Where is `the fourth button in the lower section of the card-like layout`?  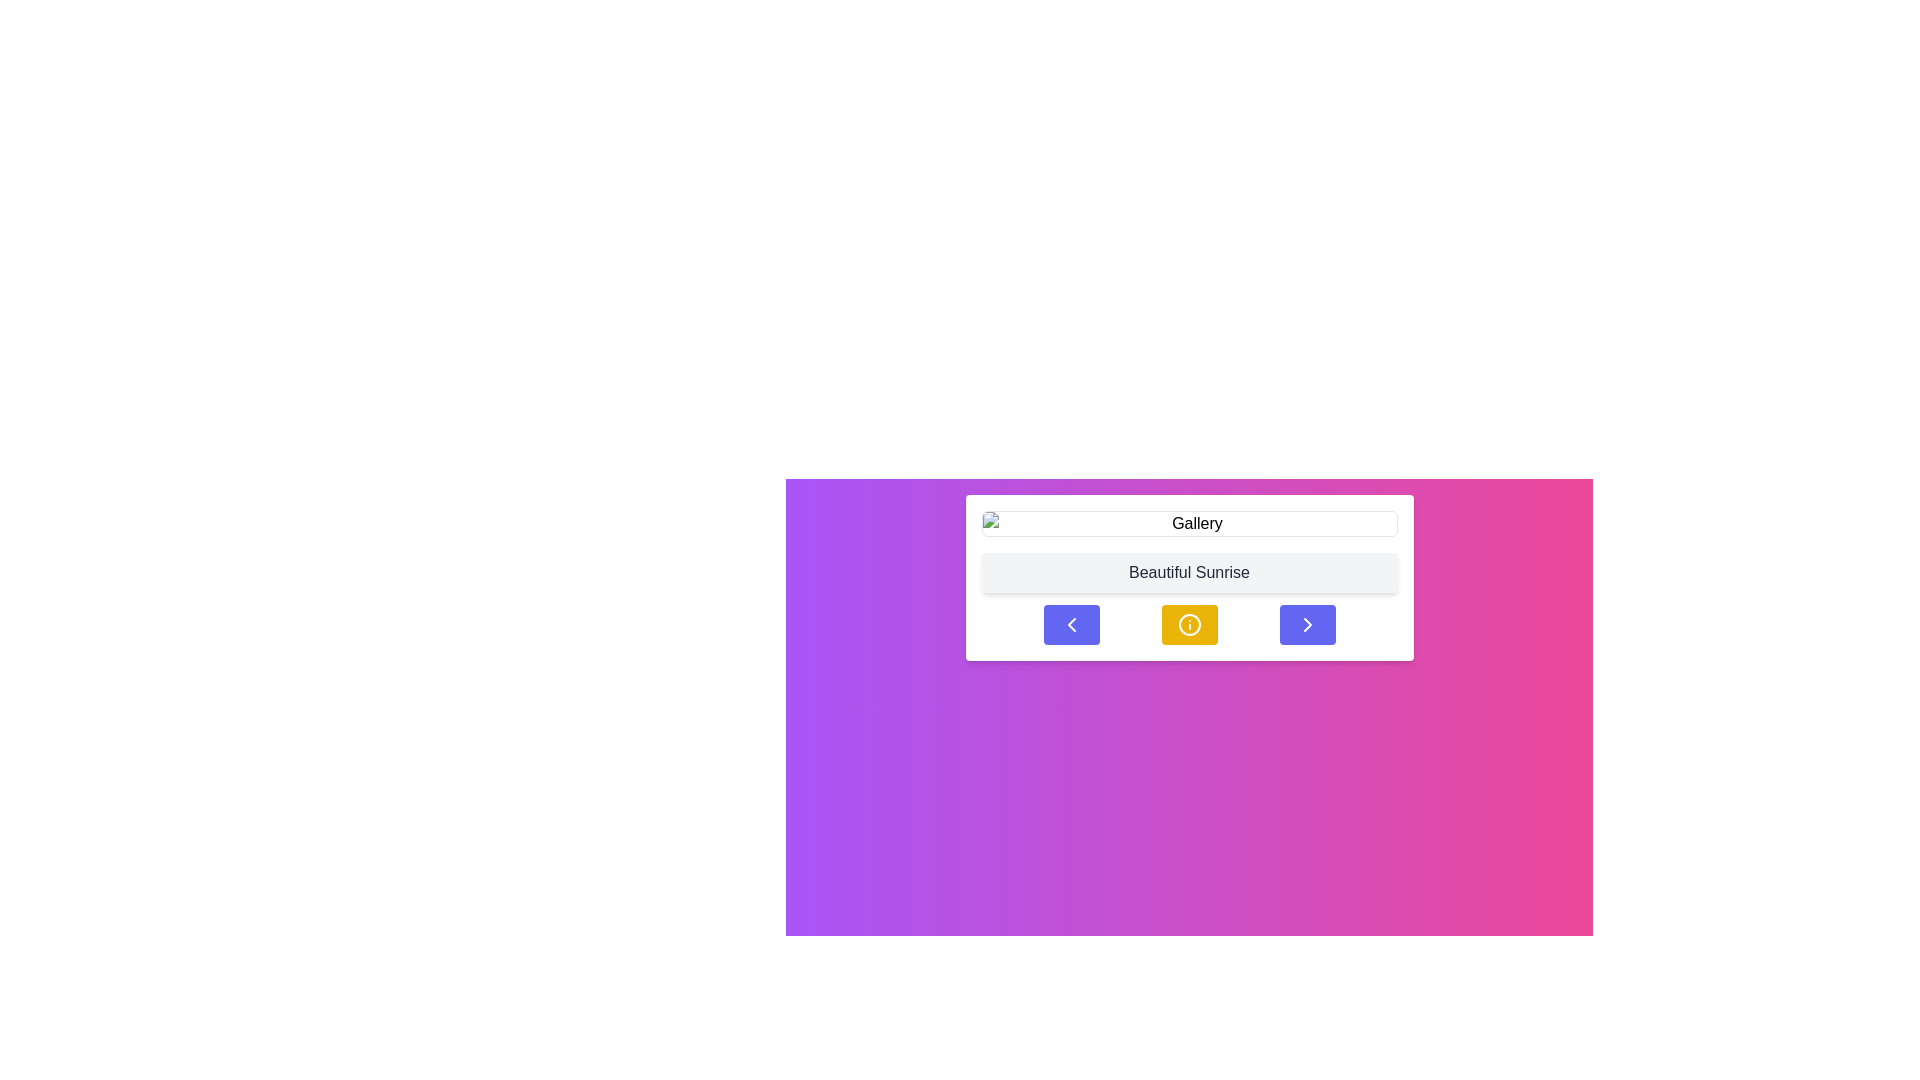
the fourth button in the lower section of the card-like layout is located at coordinates (1307, 623).